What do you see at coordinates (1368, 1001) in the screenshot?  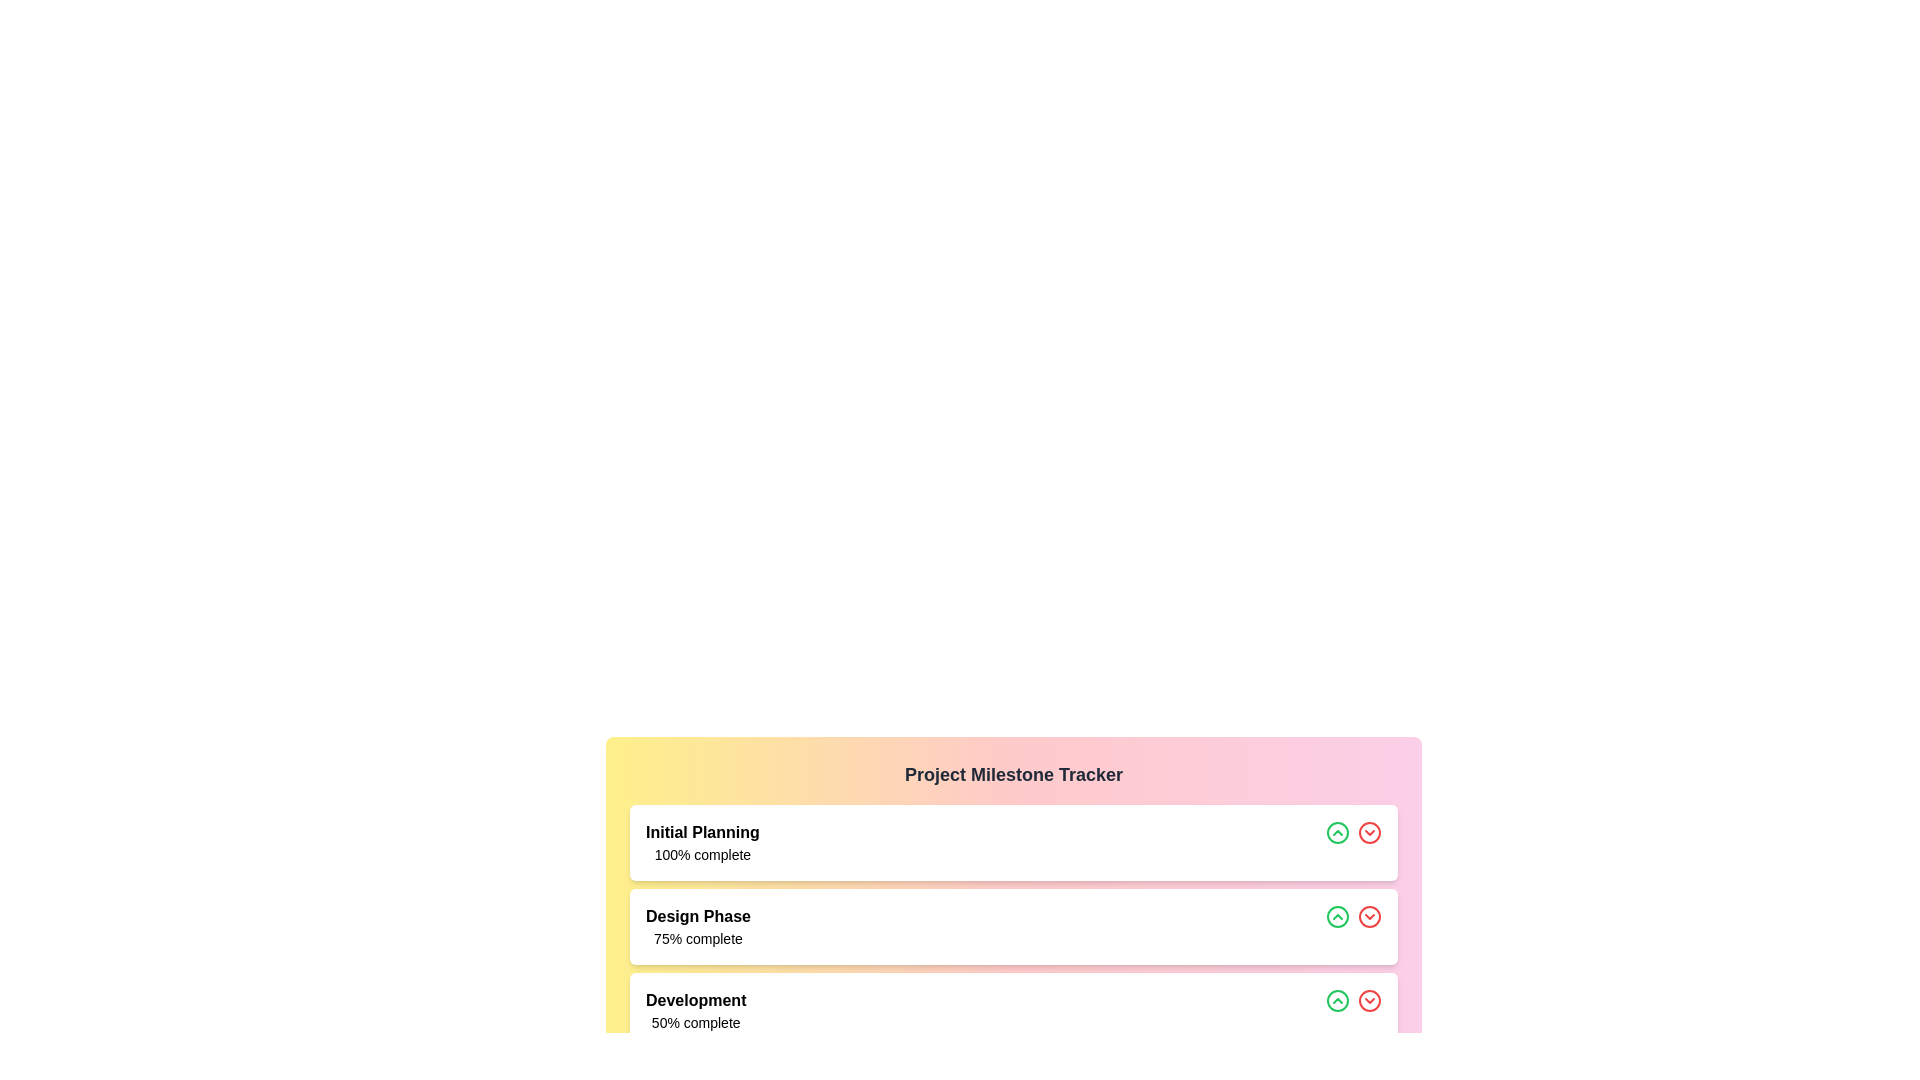 I see `the circular icon with a downward-pointing chevron arrow in red color` at bounding box center [1368, 1001].